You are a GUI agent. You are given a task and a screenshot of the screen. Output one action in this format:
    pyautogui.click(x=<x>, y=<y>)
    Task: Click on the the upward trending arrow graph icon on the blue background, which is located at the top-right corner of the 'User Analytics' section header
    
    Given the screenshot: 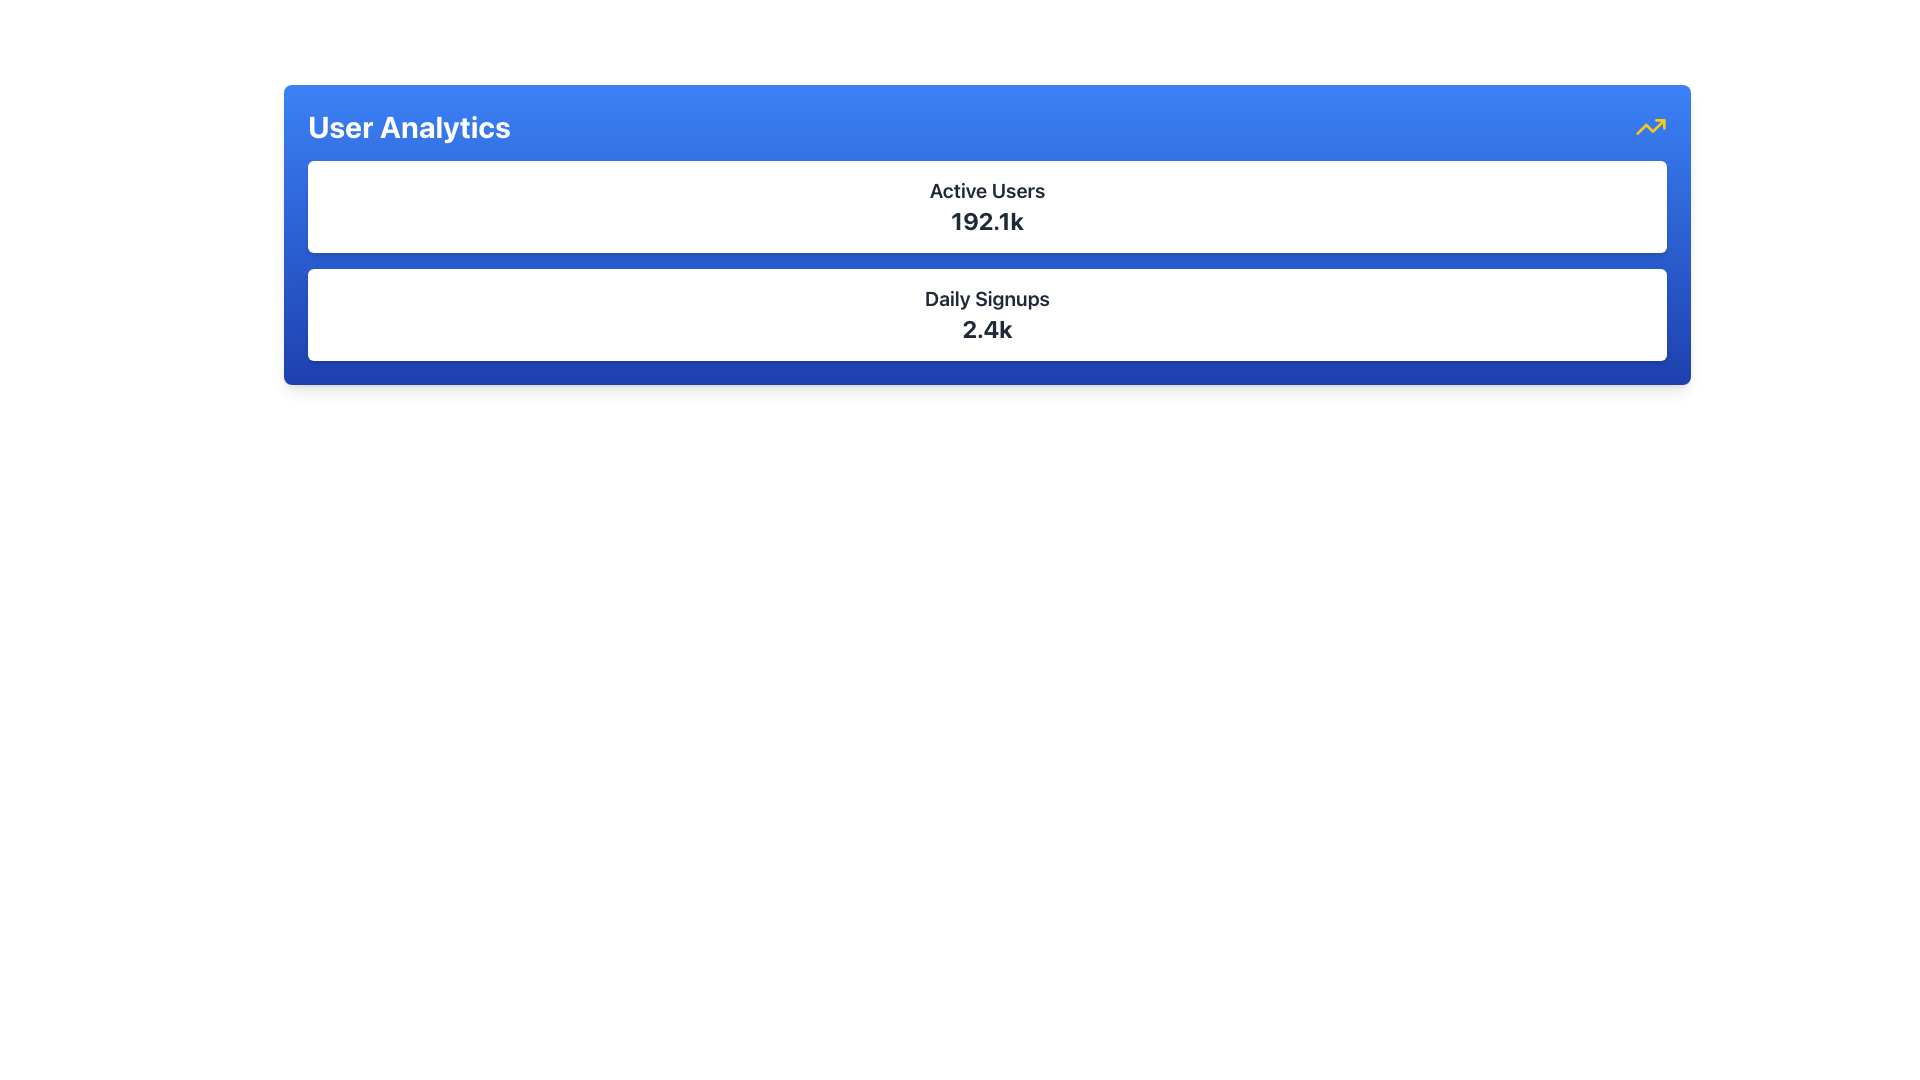 What is the action you would take?
    pyautogui.click(x=1651, y=127)
    